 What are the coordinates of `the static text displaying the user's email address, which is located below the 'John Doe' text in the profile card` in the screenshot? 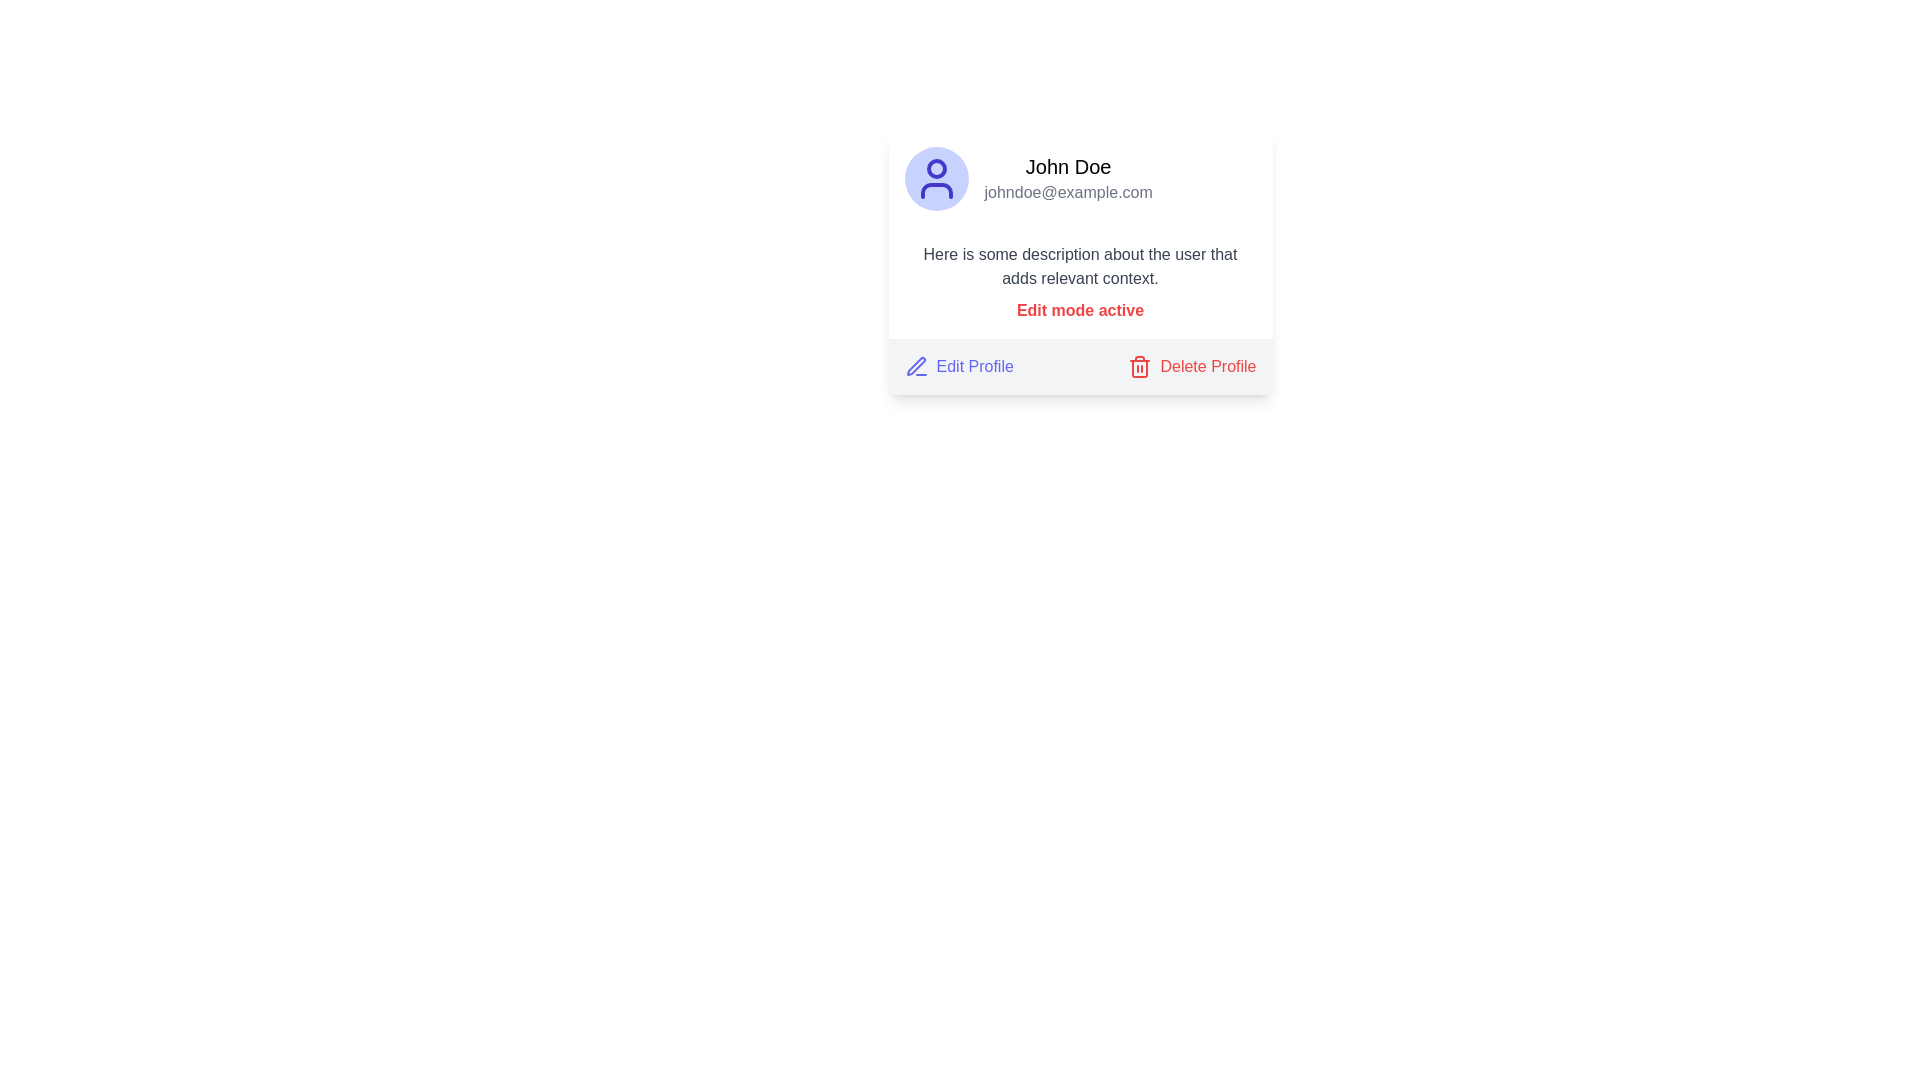 It's located at (1067, 192).